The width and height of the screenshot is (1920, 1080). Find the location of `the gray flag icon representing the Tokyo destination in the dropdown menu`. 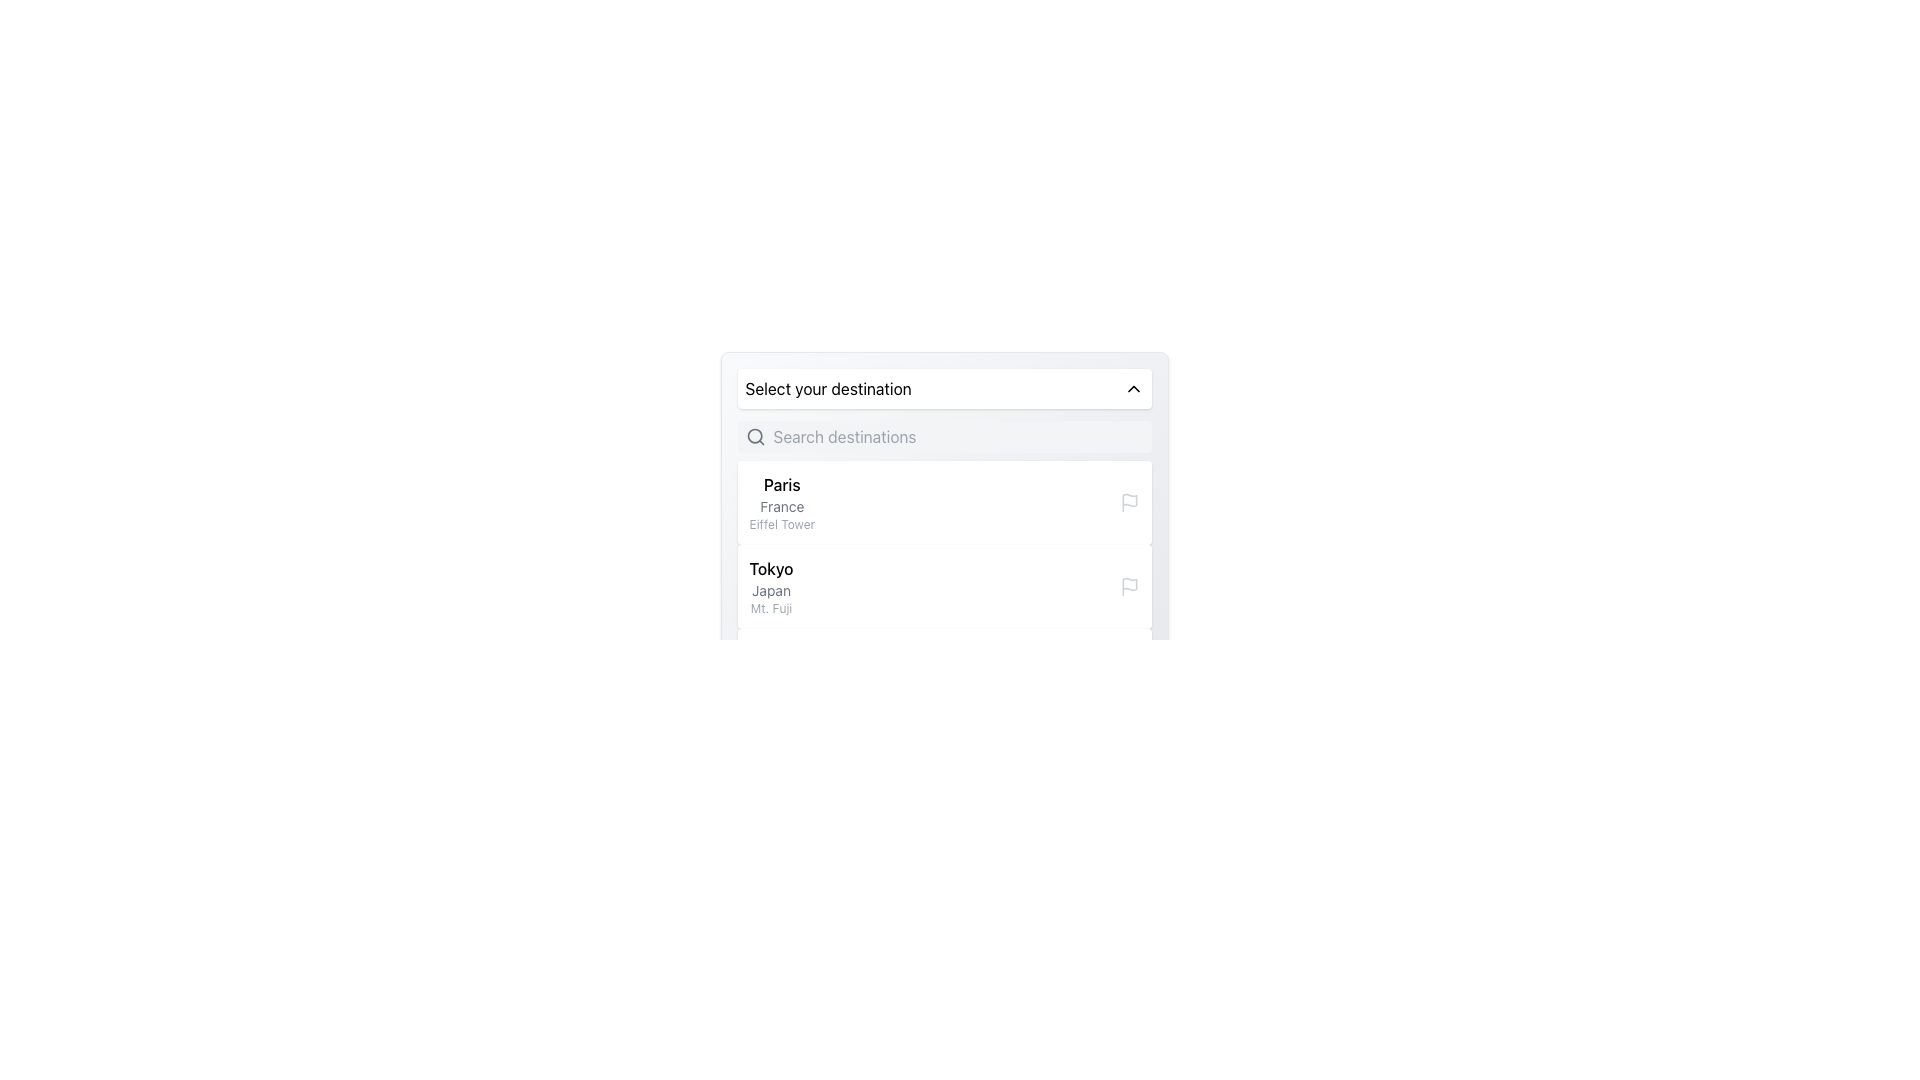

the gray flag icon representing the Tokyo destination in the dropdown menu is located at coordinates (1129, 584).